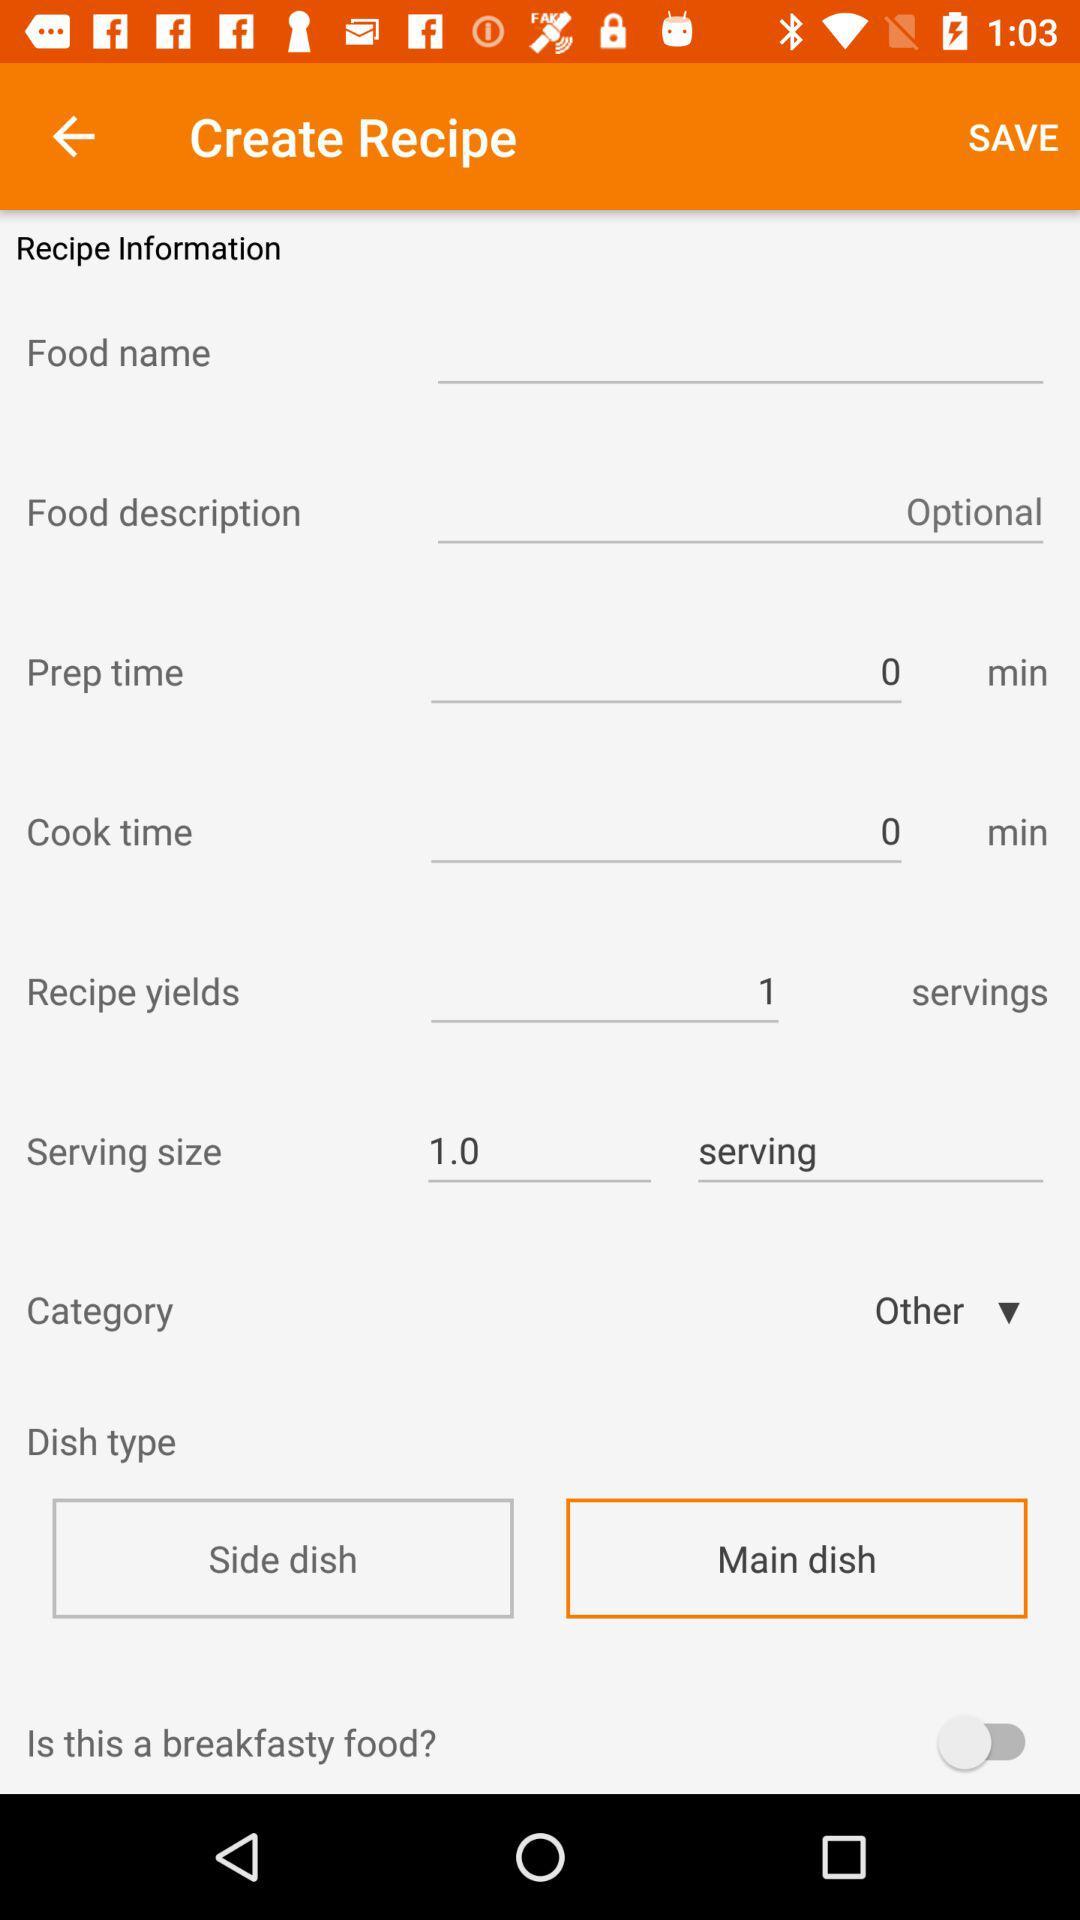  Describe the element at coordinates (283, 1557) in the screenshot. I see `the app to the left of main dish app` at that location.